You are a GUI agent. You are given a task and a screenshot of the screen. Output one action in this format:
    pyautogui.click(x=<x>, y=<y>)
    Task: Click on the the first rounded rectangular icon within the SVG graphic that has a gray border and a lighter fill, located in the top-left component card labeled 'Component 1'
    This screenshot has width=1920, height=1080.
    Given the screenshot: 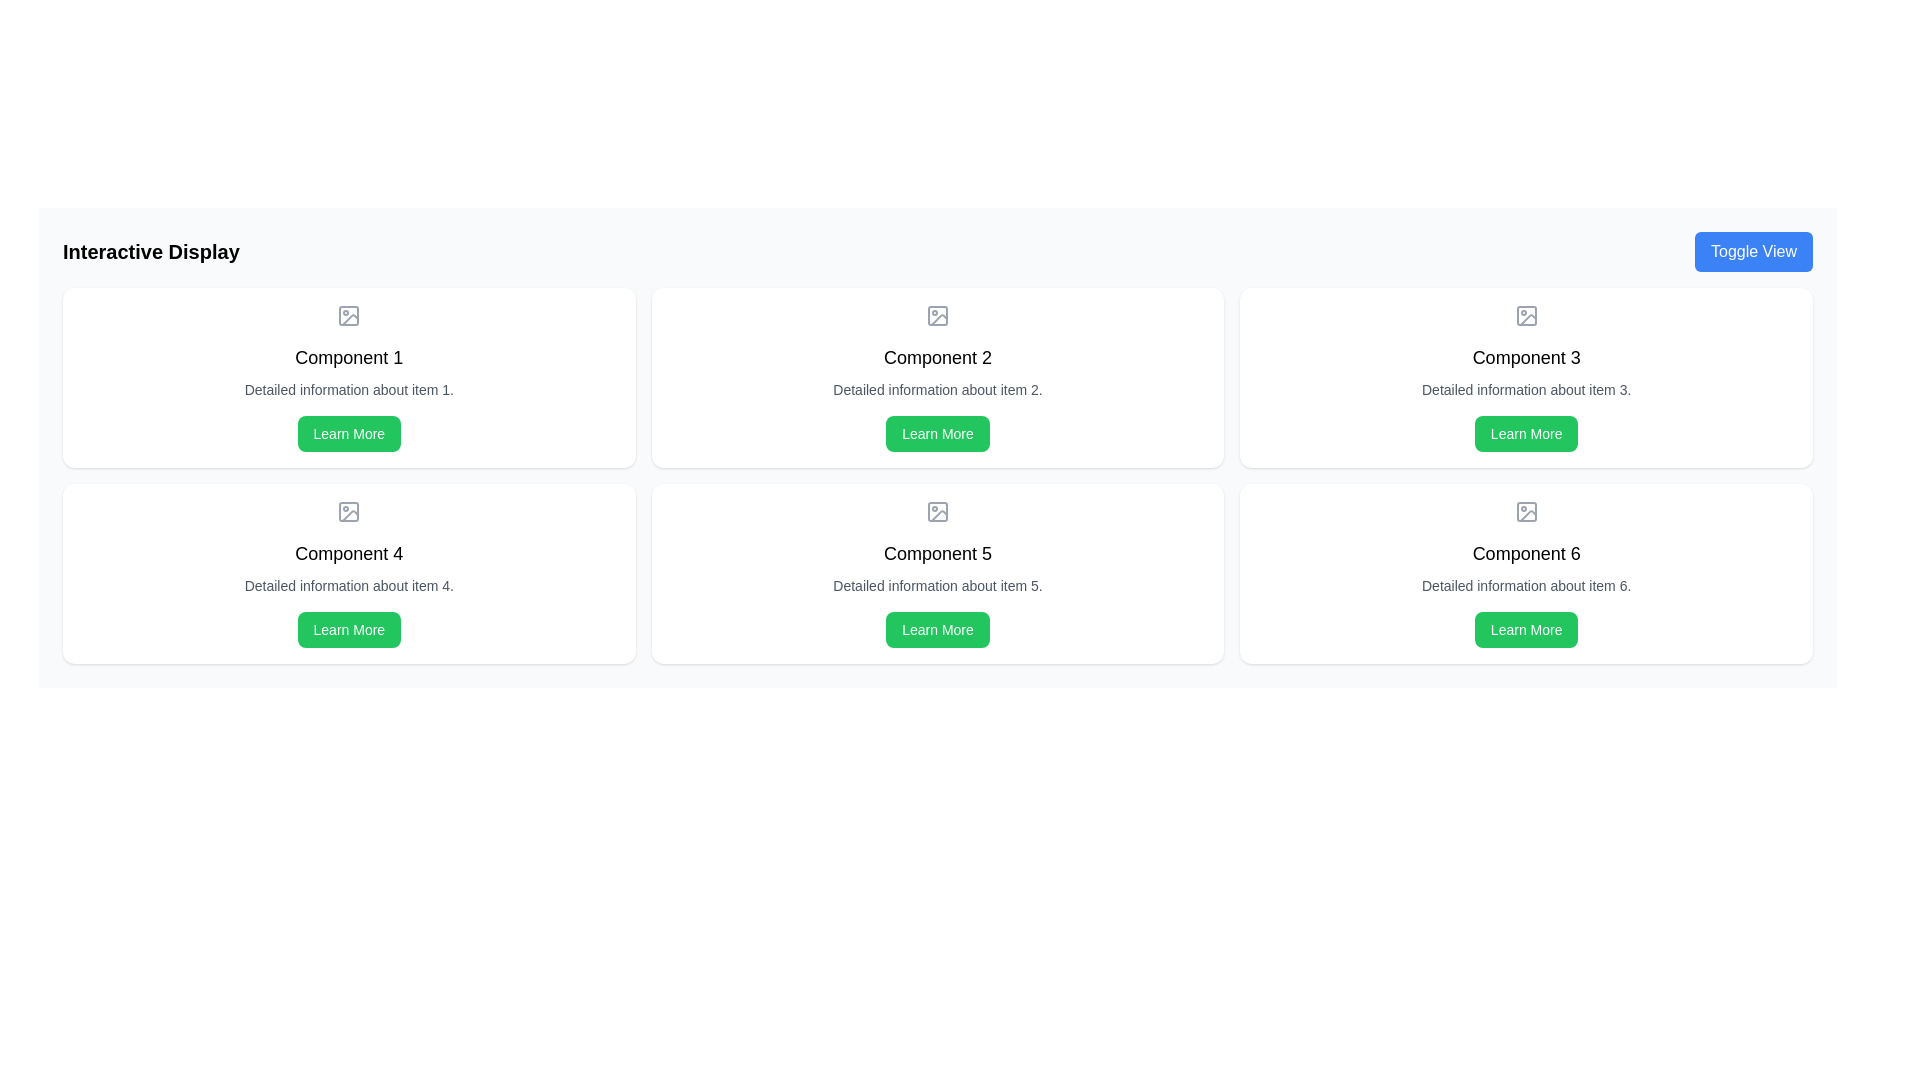 What is the action you would take?
    pyautogui.click(x=349, y=315)
    